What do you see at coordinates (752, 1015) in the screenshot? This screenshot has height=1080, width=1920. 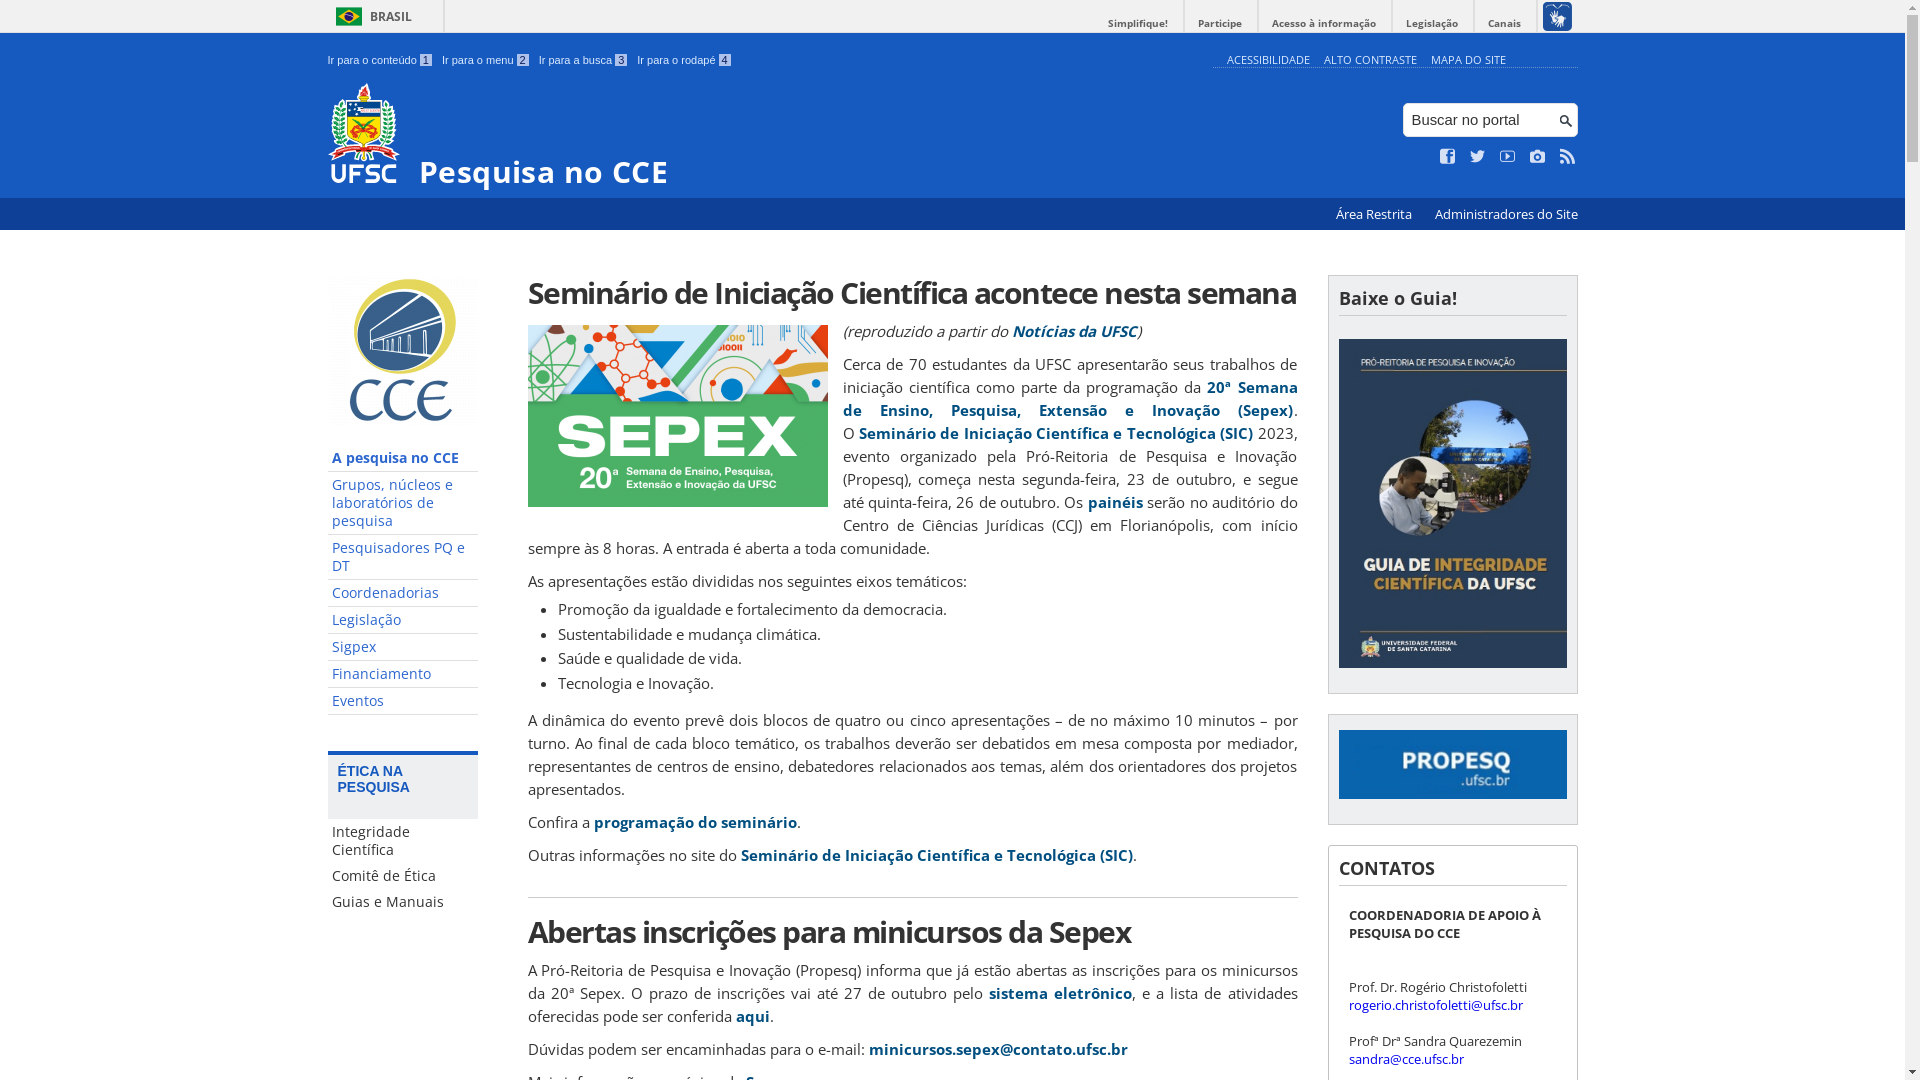 I see `'aqui'` at bounding box center [752, 1015].